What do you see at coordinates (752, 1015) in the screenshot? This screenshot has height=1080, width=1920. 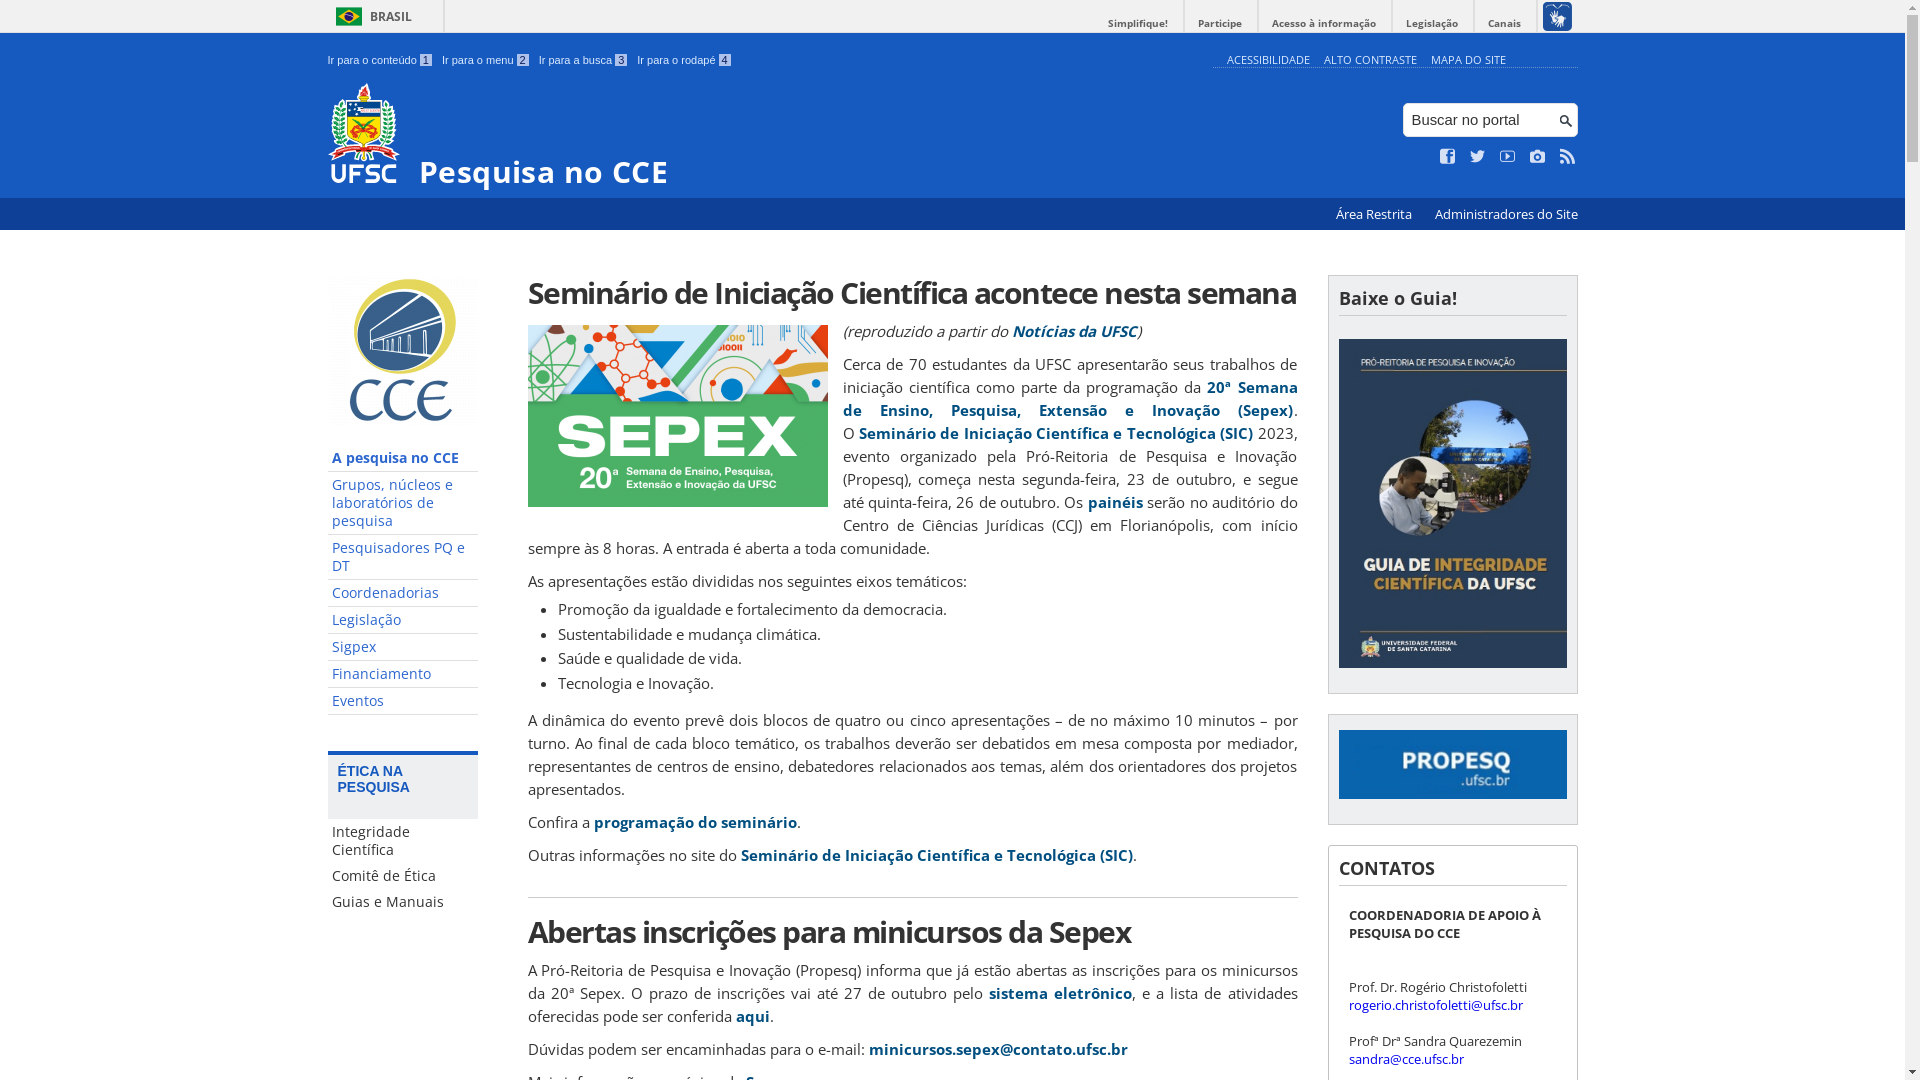 I see `'aqui'` at bounding box center [752, 1015].